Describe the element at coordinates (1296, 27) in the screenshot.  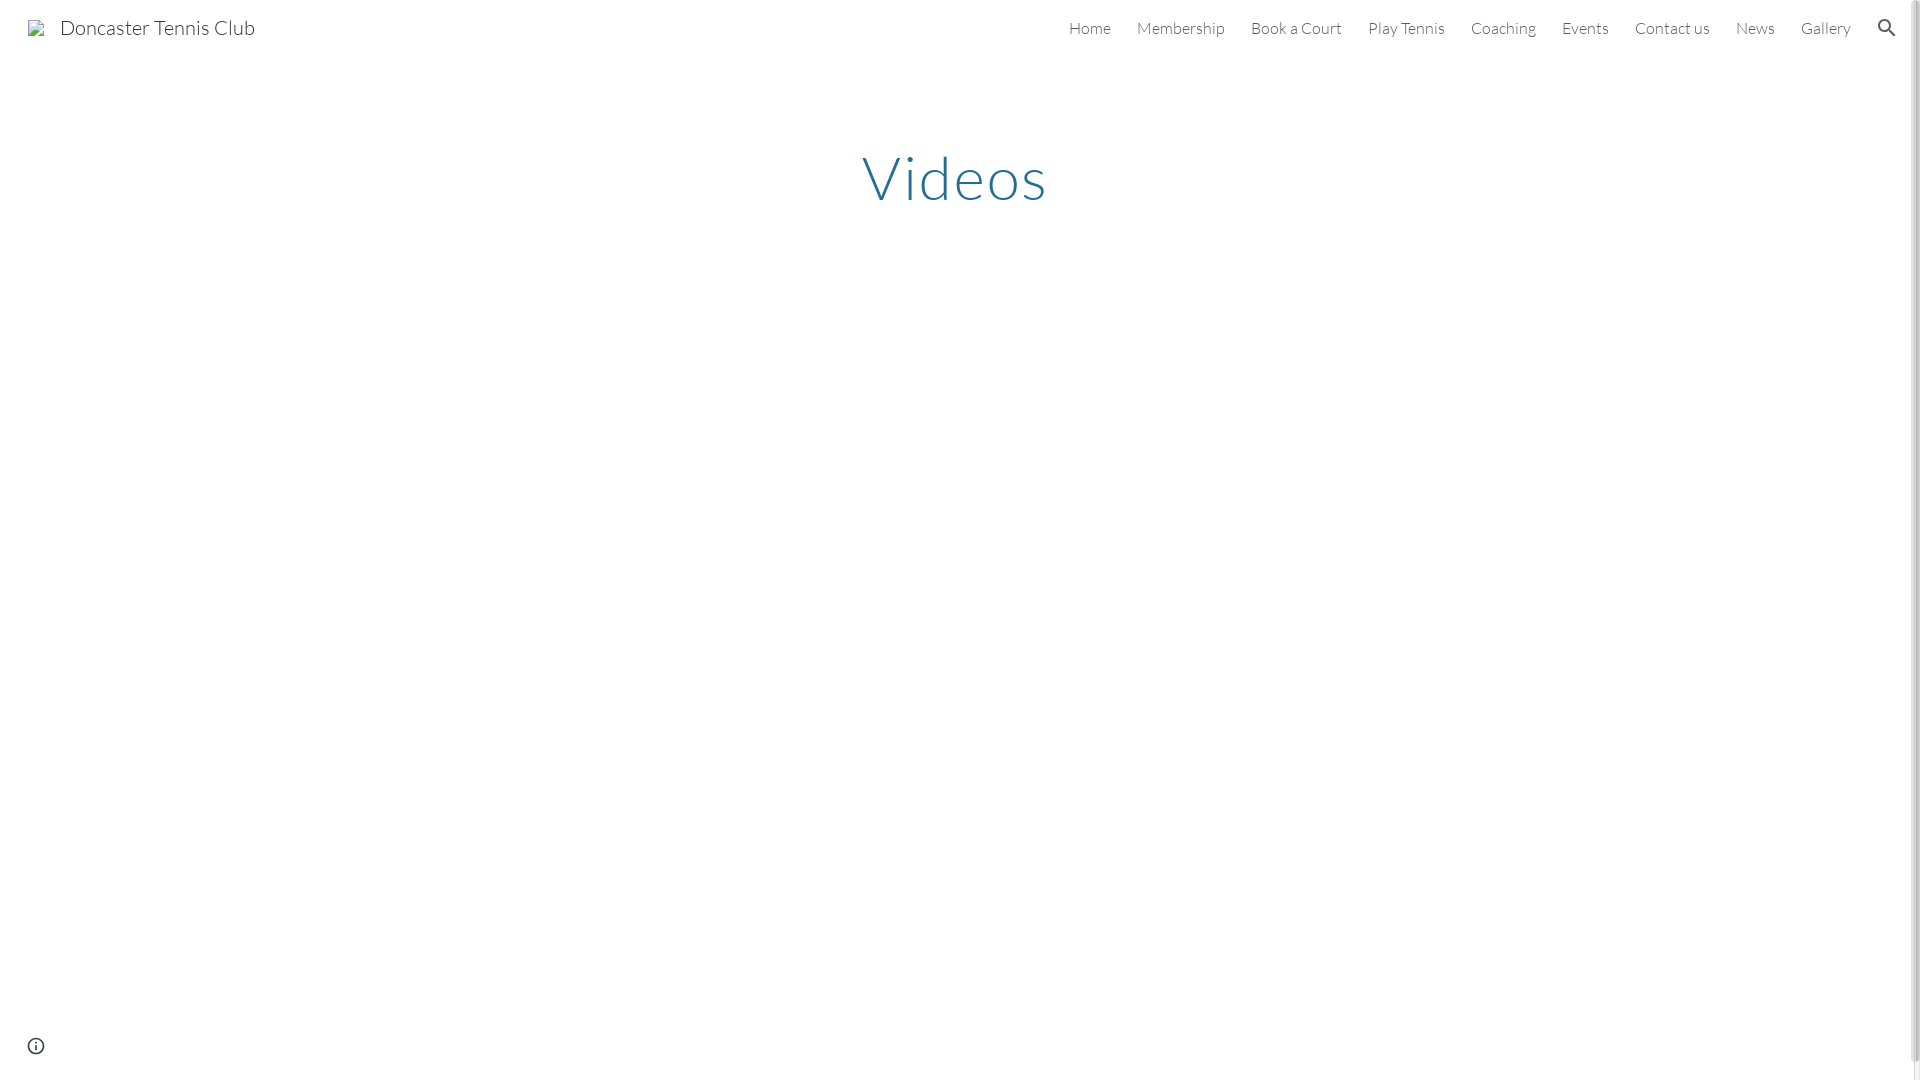
I see `'Book a Court'` at that location.